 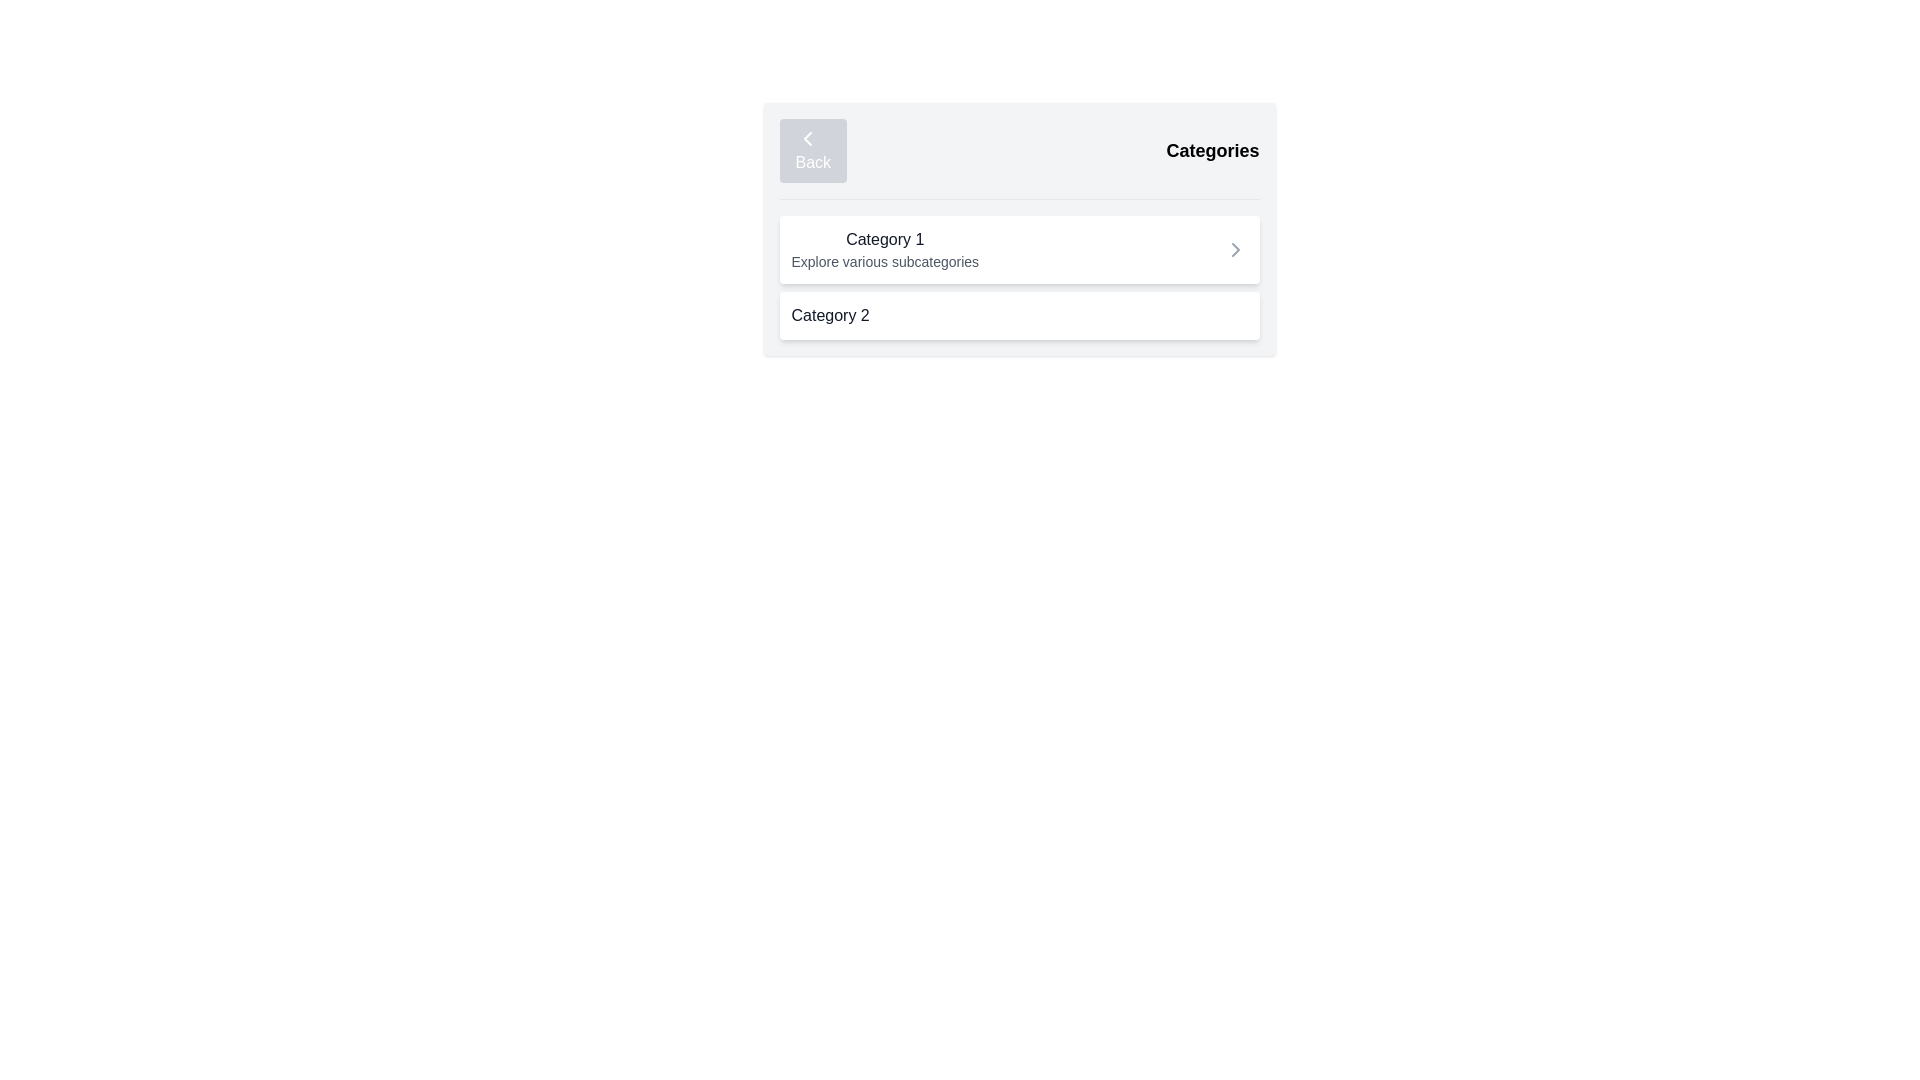 I want to click on the navigational icon located in the top-right corner of the 'Category 1' line item, so click(x=1234, y=249).